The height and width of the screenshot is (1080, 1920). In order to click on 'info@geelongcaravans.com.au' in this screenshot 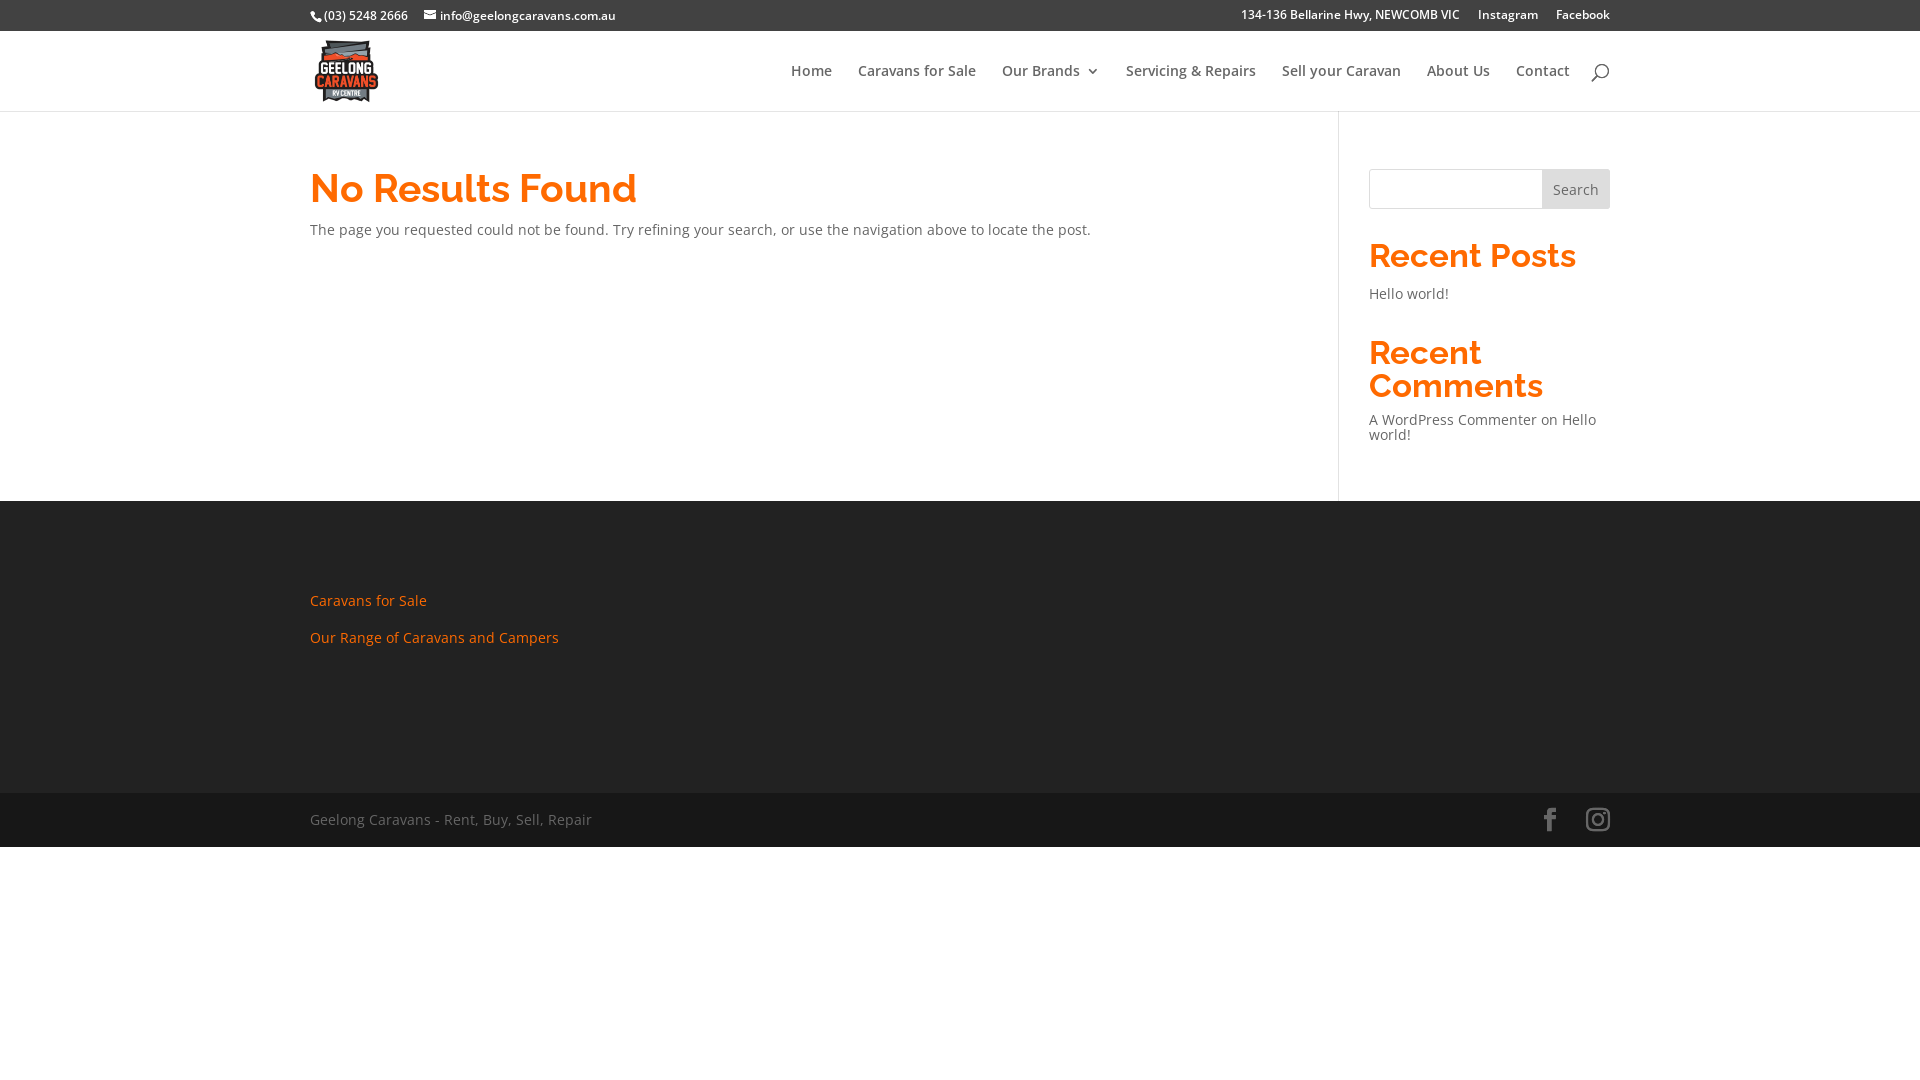, I will do `click(519, 15)`.